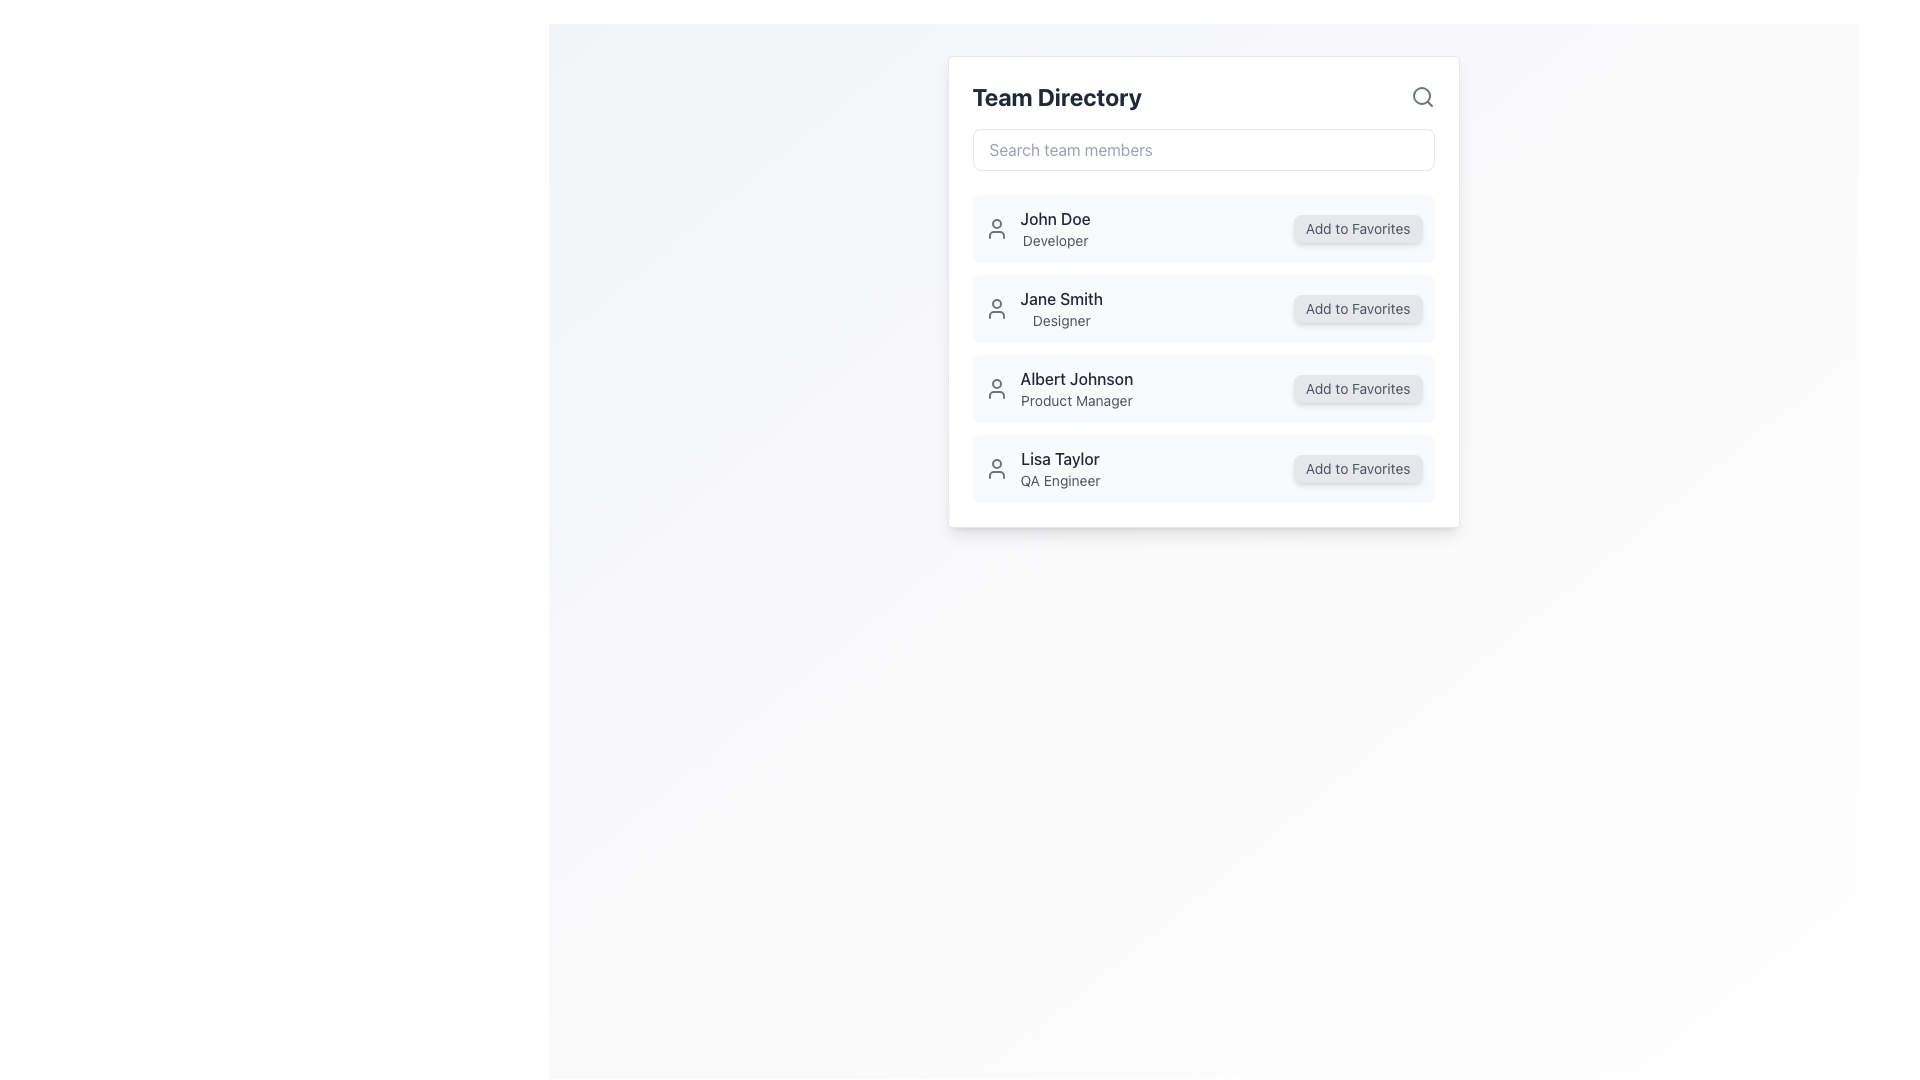  Describe the element at coordinates (1420, 96) in the screenshot. I see `the circular search icon element located in the top-right corner of the application header` at that location.